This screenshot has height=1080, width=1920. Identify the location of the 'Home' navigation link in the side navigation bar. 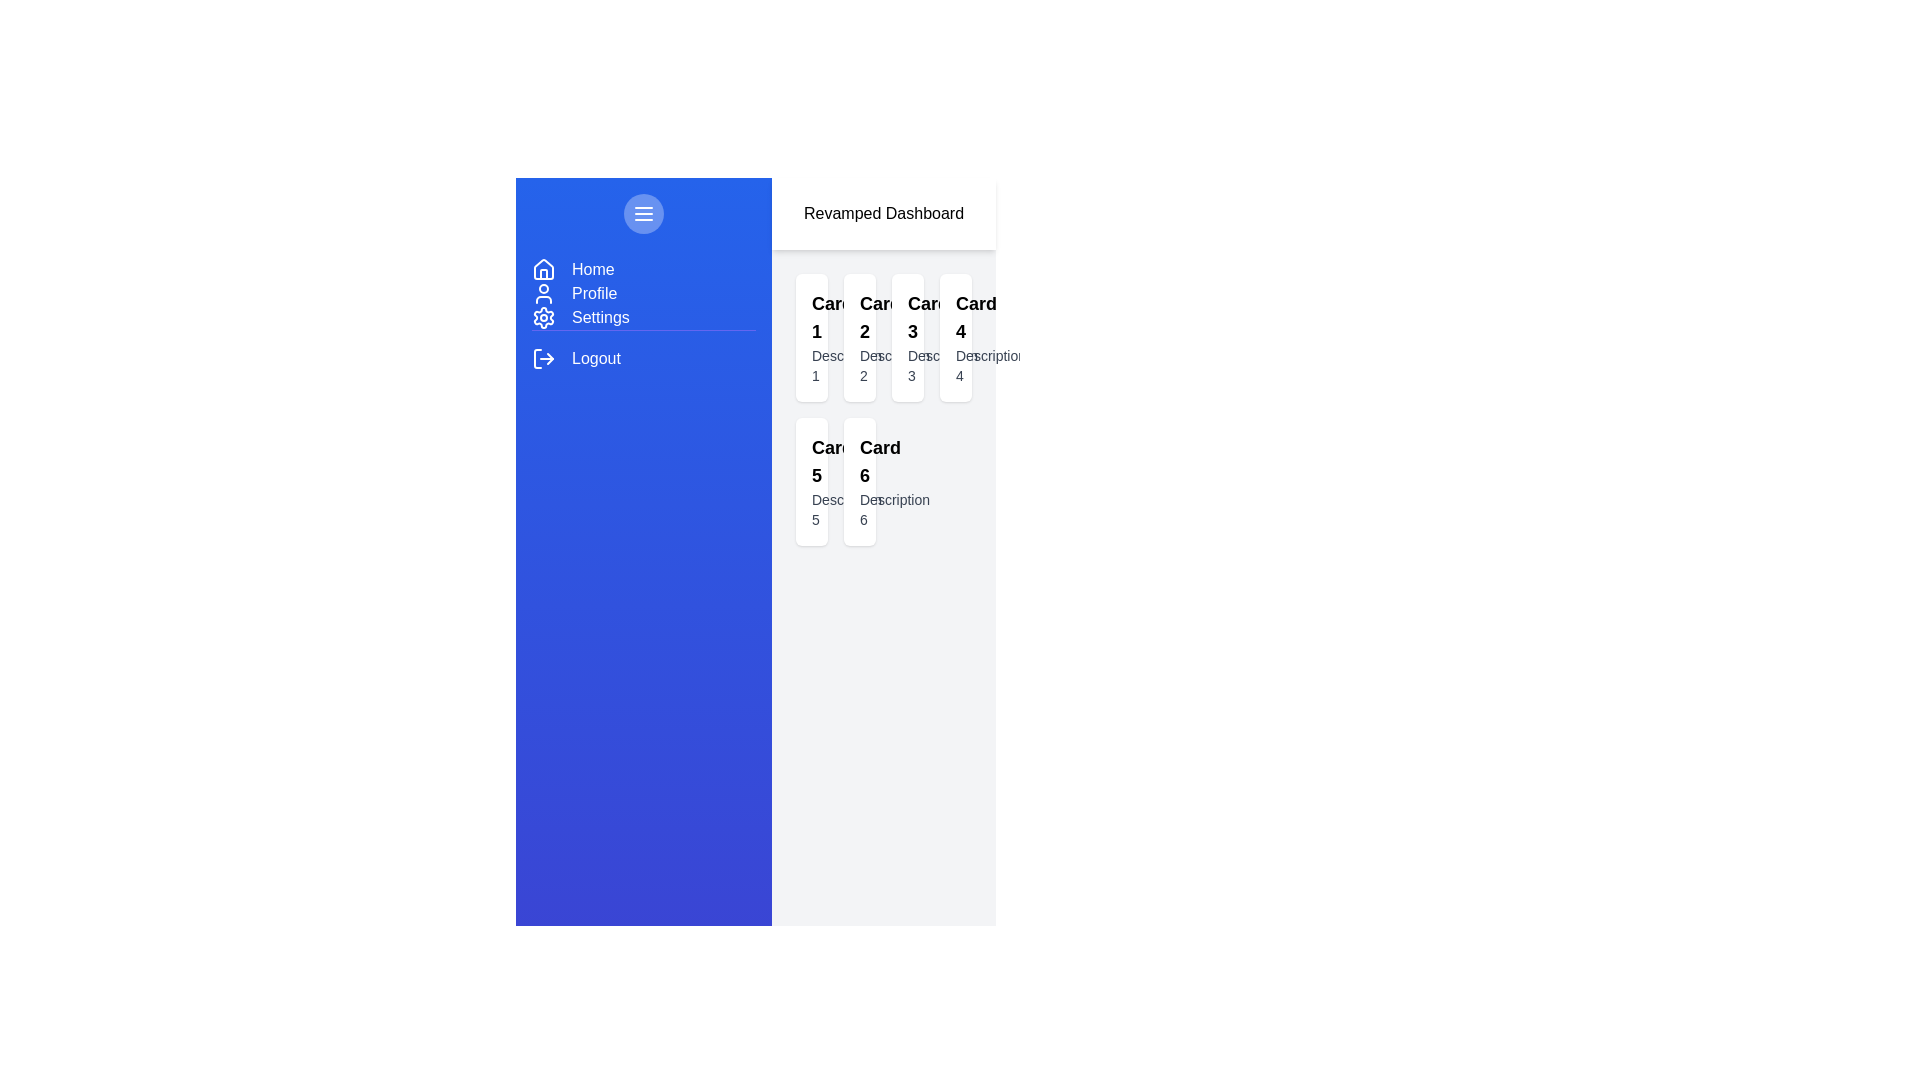
(643, 270).